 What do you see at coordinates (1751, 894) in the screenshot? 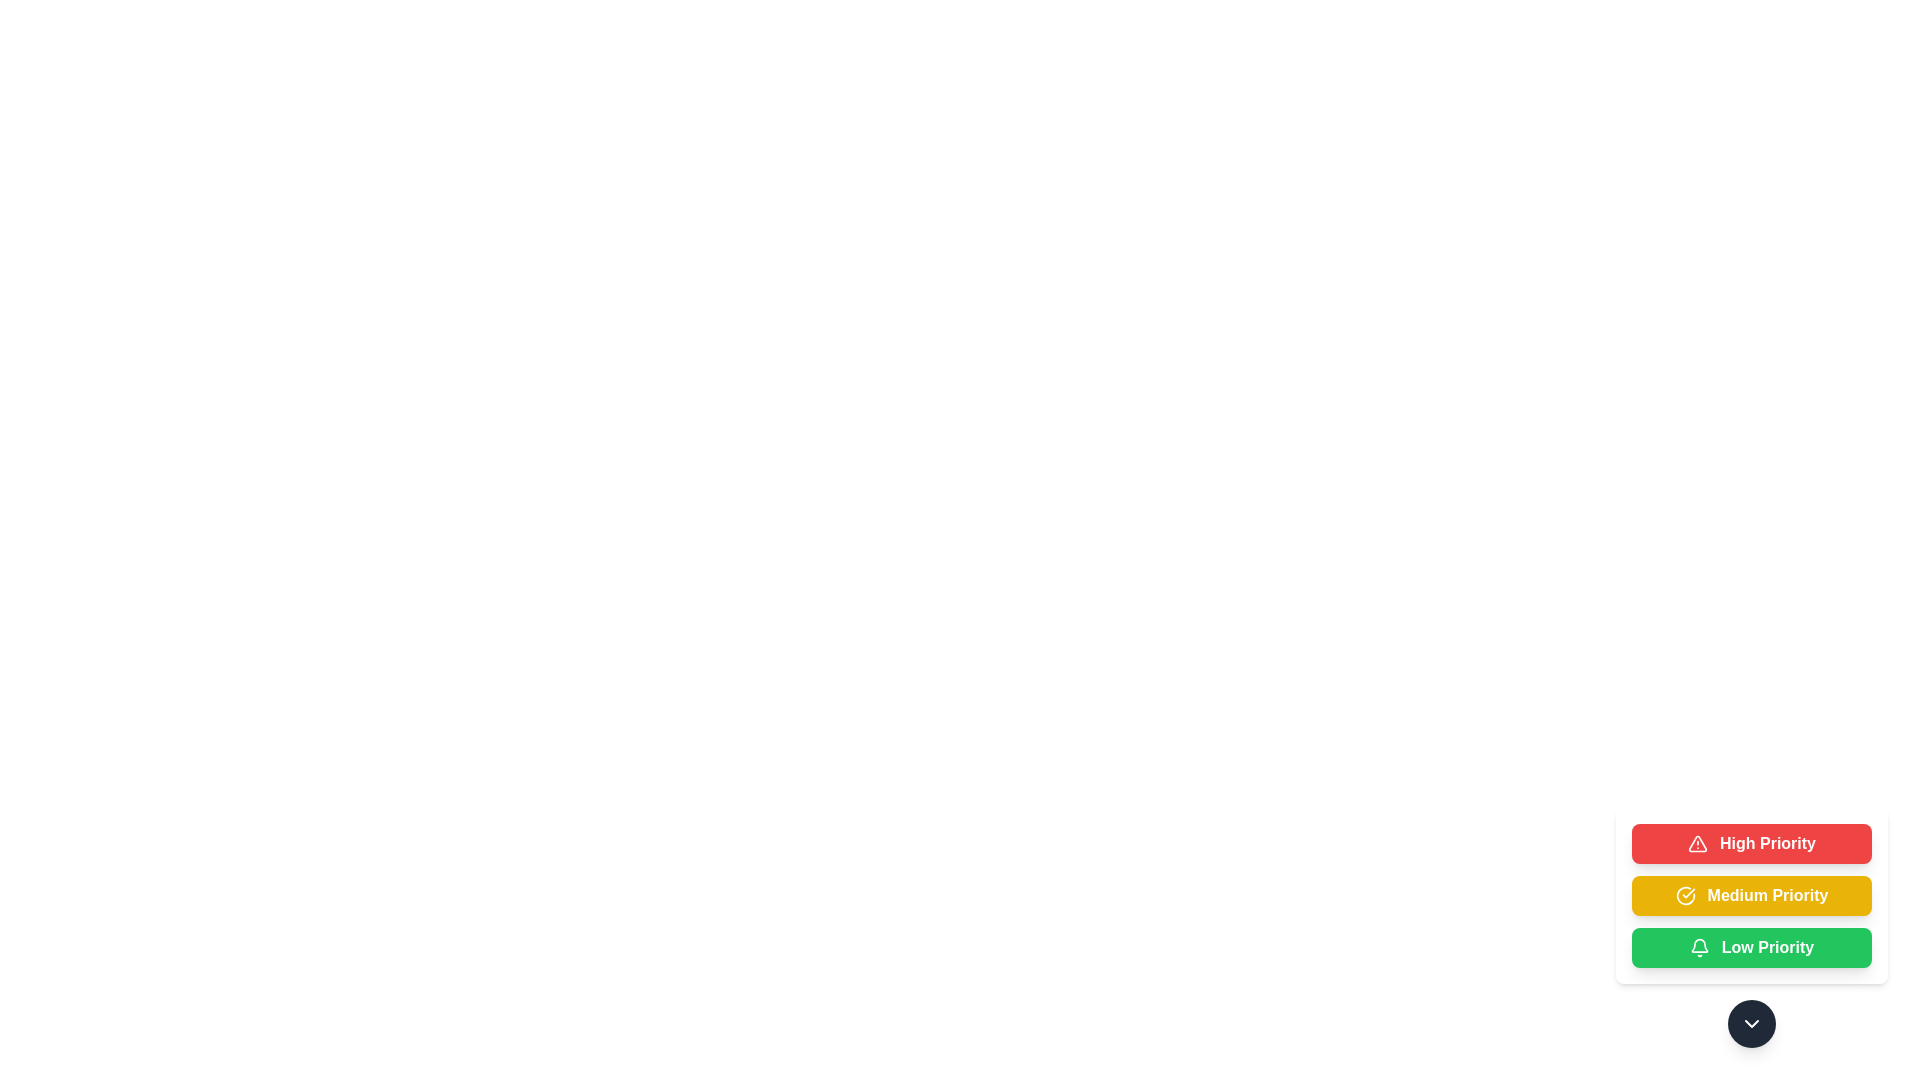
I see `the priority level Medium by clicking the corresponding button` at bounding box center [1751, 894].